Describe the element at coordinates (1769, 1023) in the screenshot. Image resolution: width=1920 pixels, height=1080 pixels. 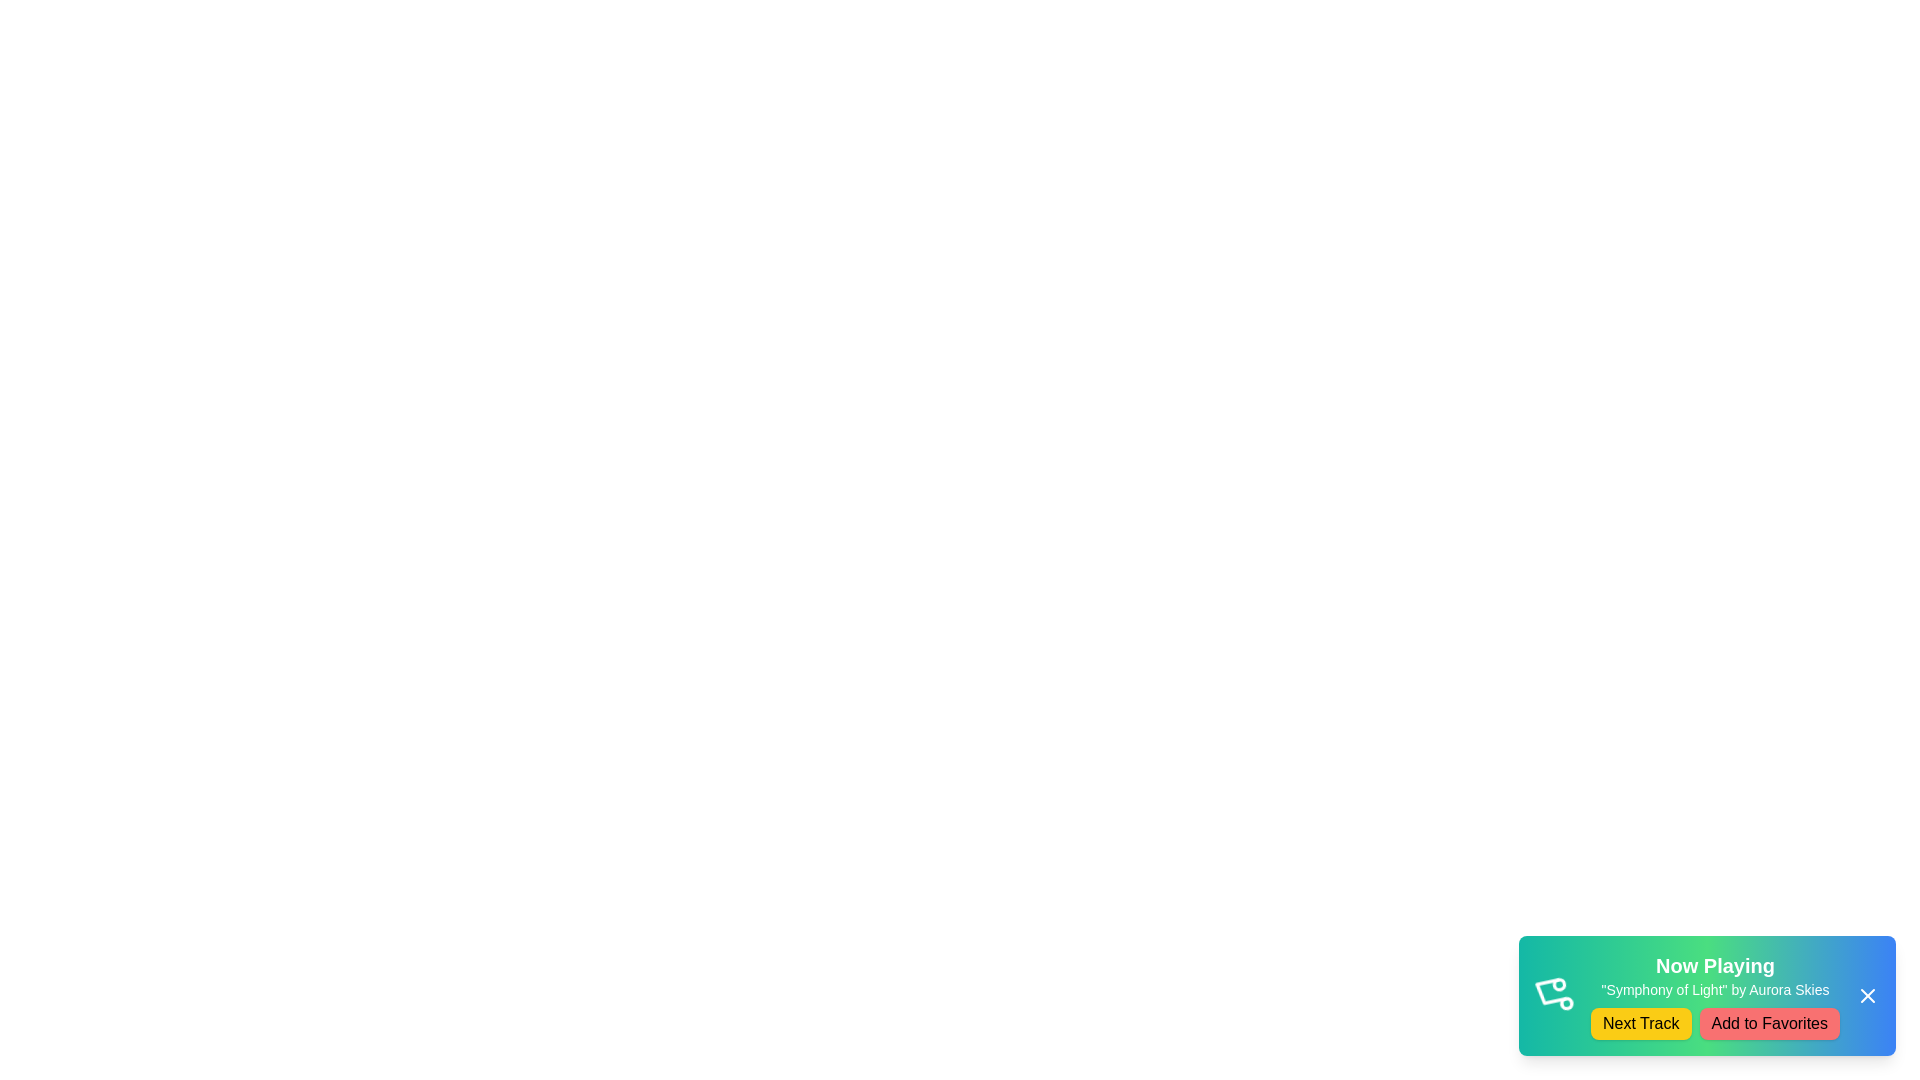
I see `the button labeled Add to Favorites to observe its hover effect` at that location.